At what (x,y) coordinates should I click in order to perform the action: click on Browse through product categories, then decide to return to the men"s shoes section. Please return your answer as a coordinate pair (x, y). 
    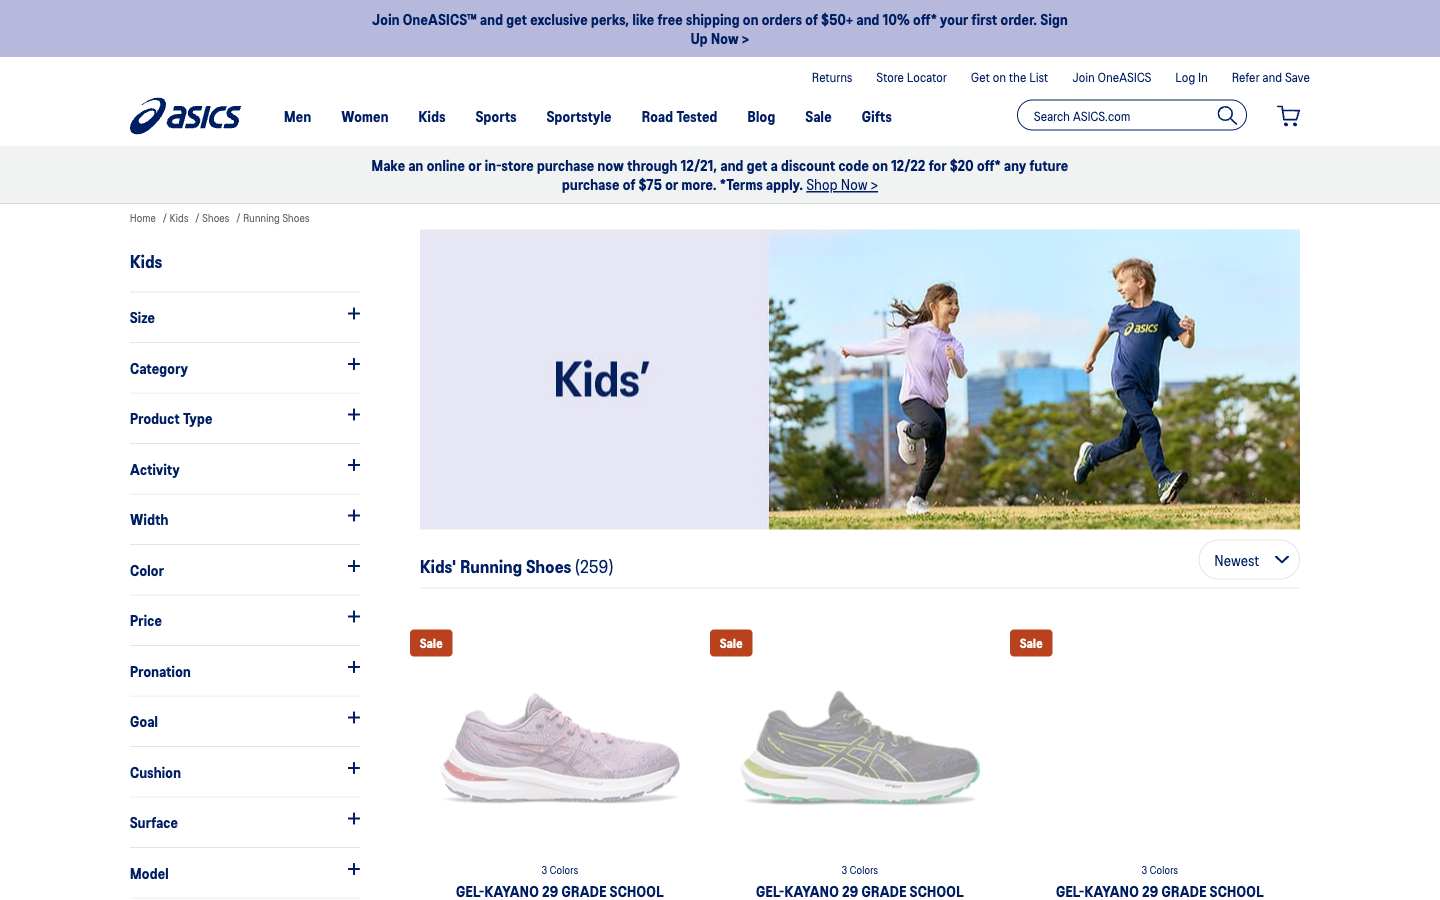
    Looking at the image, I should click on (243, 367).